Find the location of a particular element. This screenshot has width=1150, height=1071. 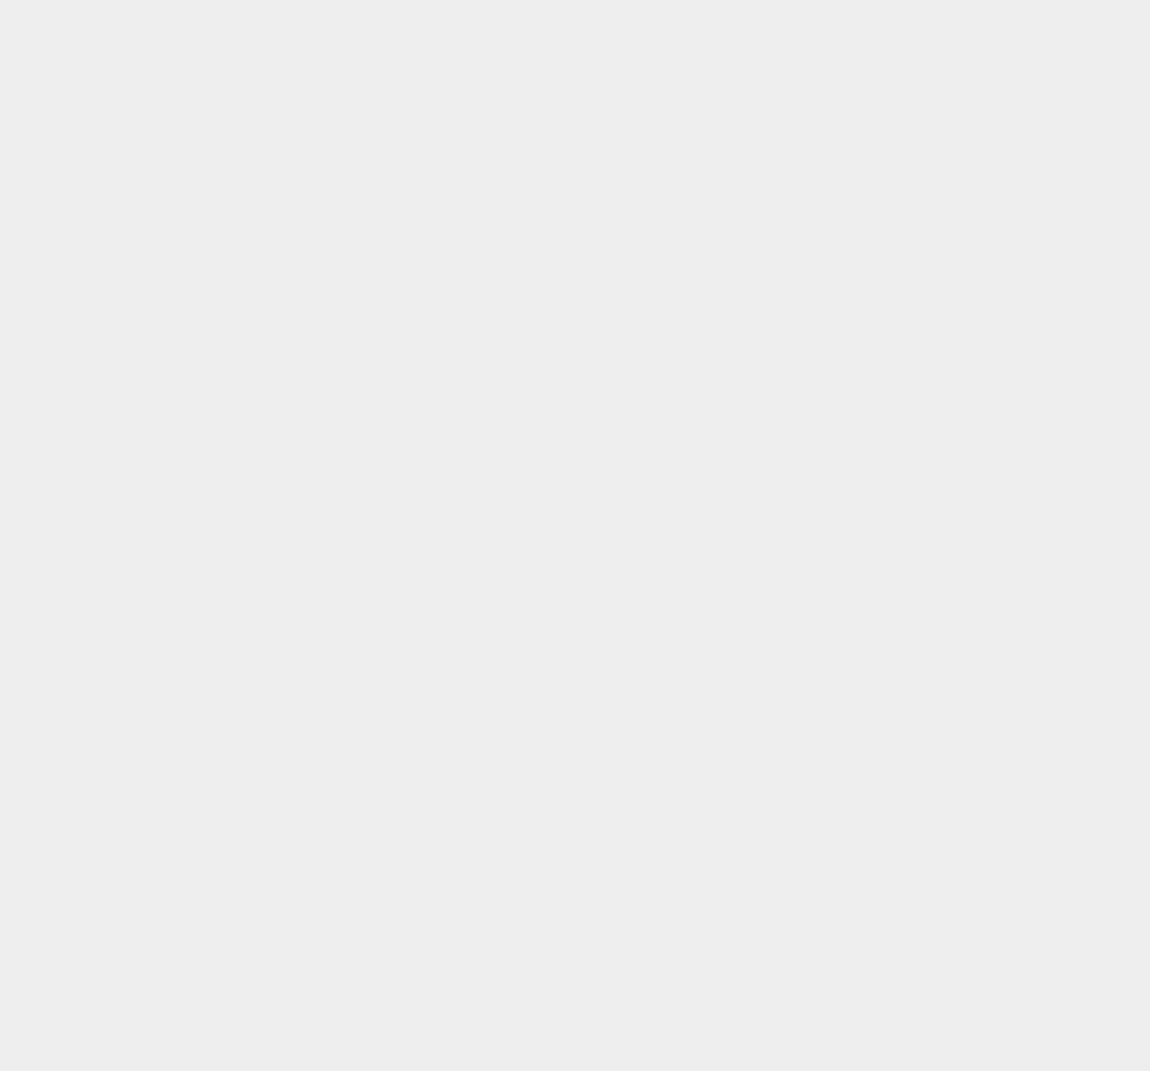

'Android Marshmallow' is located at coordinates (881, 382).